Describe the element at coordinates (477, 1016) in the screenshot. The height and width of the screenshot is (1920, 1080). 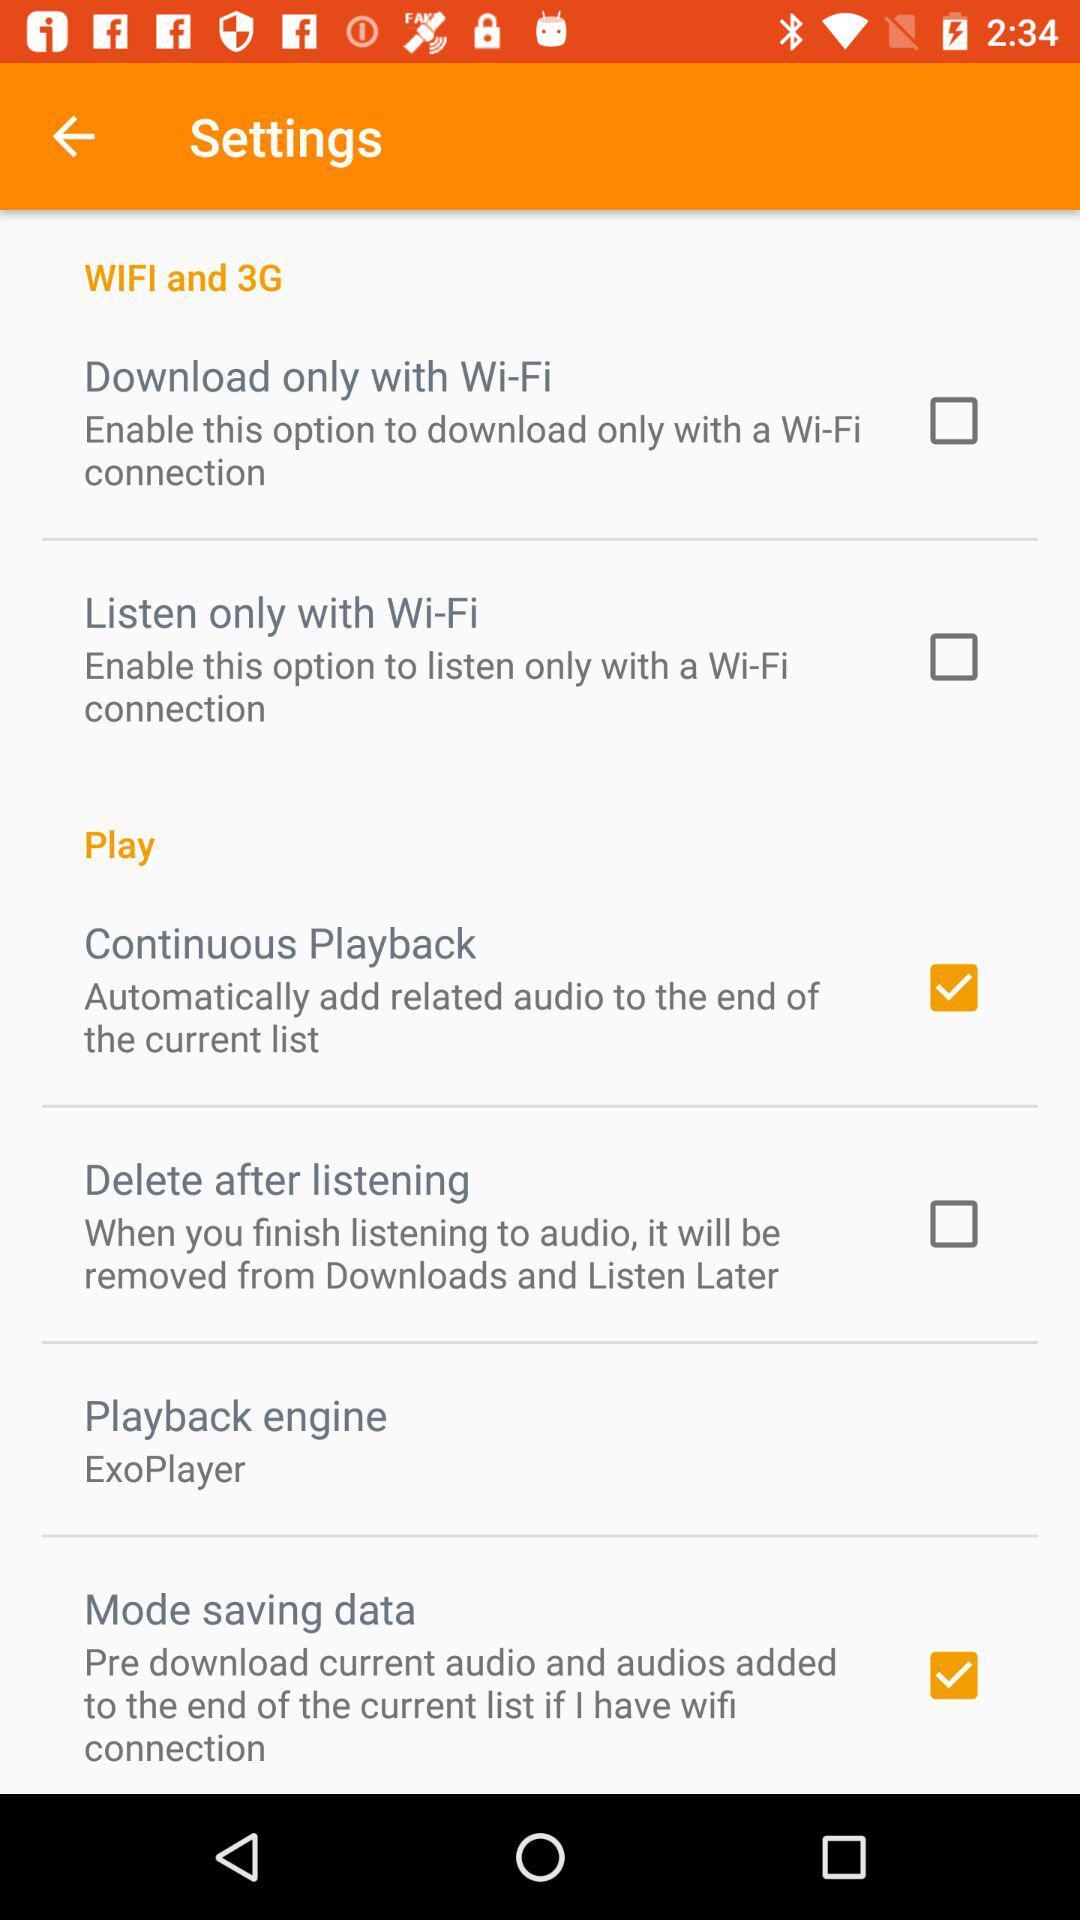
I see `automatically add related` at that location.